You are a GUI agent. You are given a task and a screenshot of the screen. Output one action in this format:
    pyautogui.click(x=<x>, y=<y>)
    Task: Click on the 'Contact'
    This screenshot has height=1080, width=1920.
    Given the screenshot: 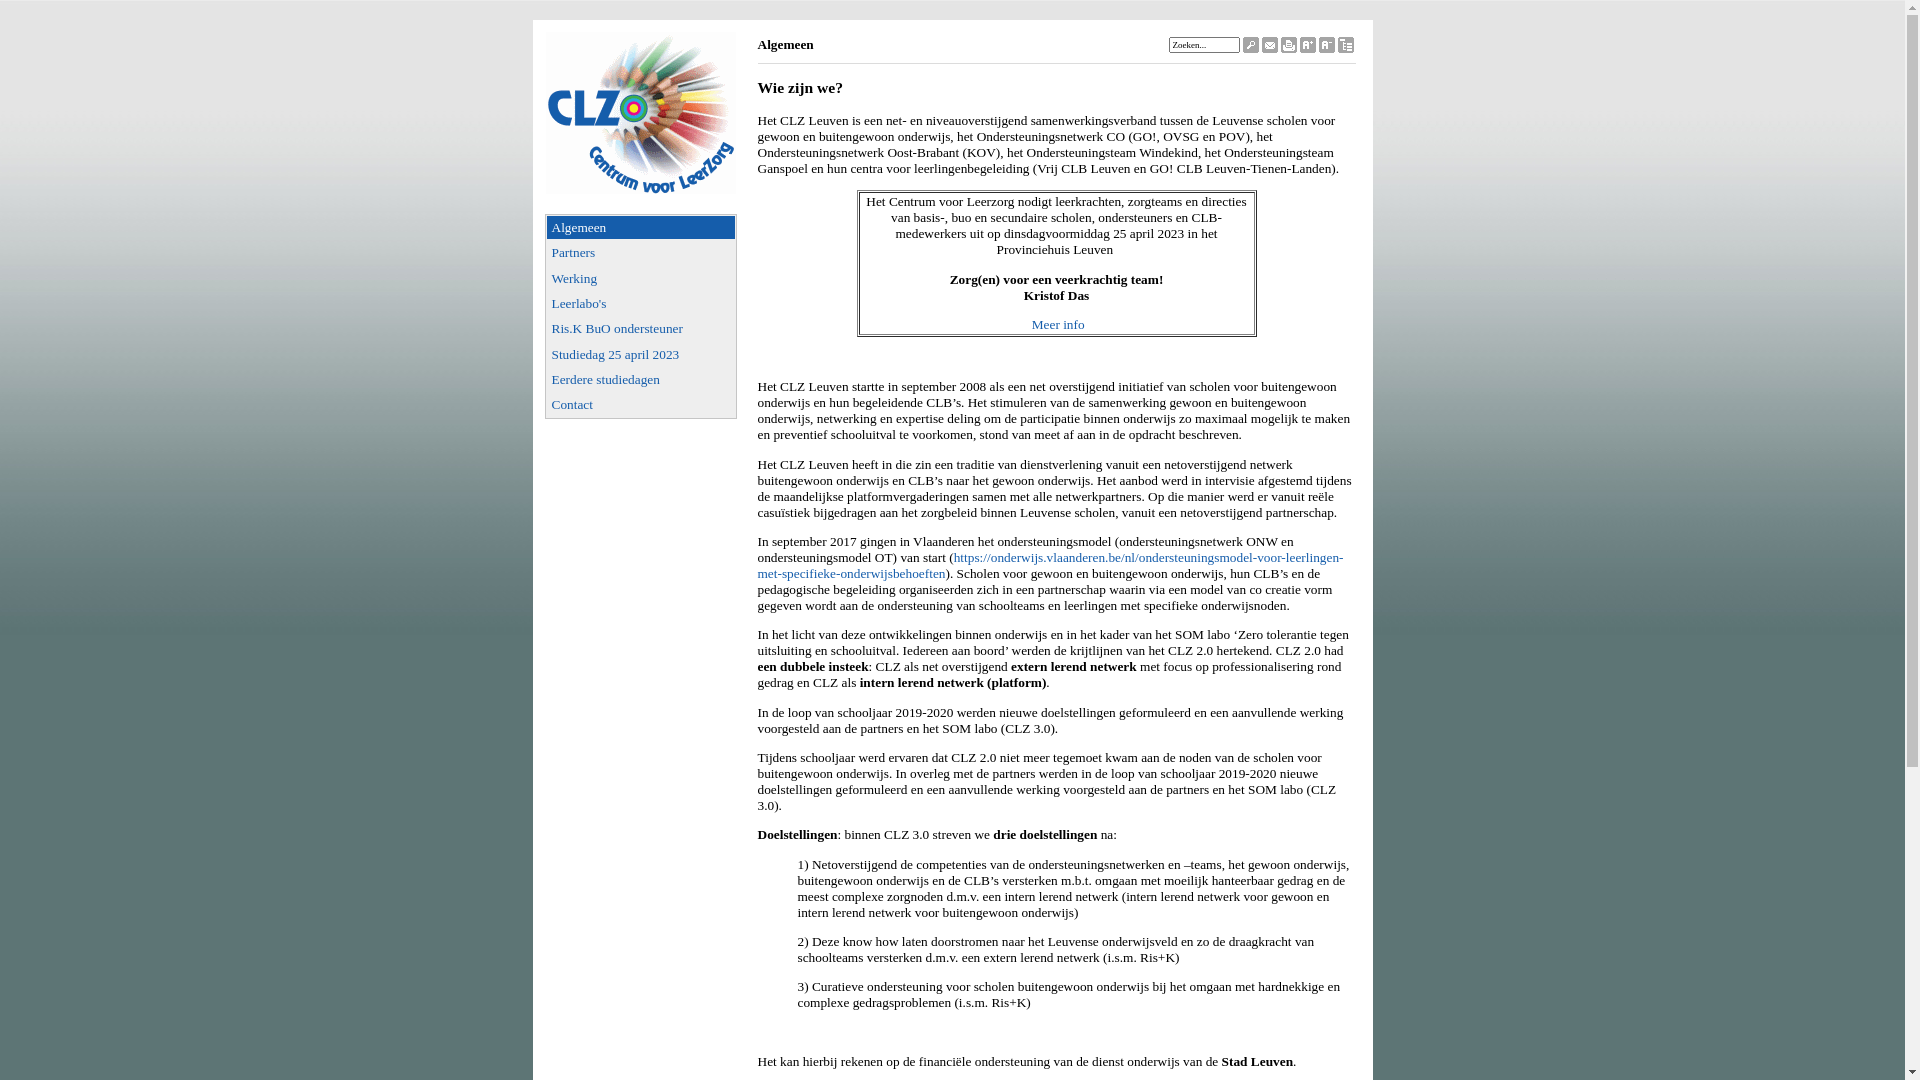 What is the action you would take?
    pyautogui.click(x=546, y=404)
    